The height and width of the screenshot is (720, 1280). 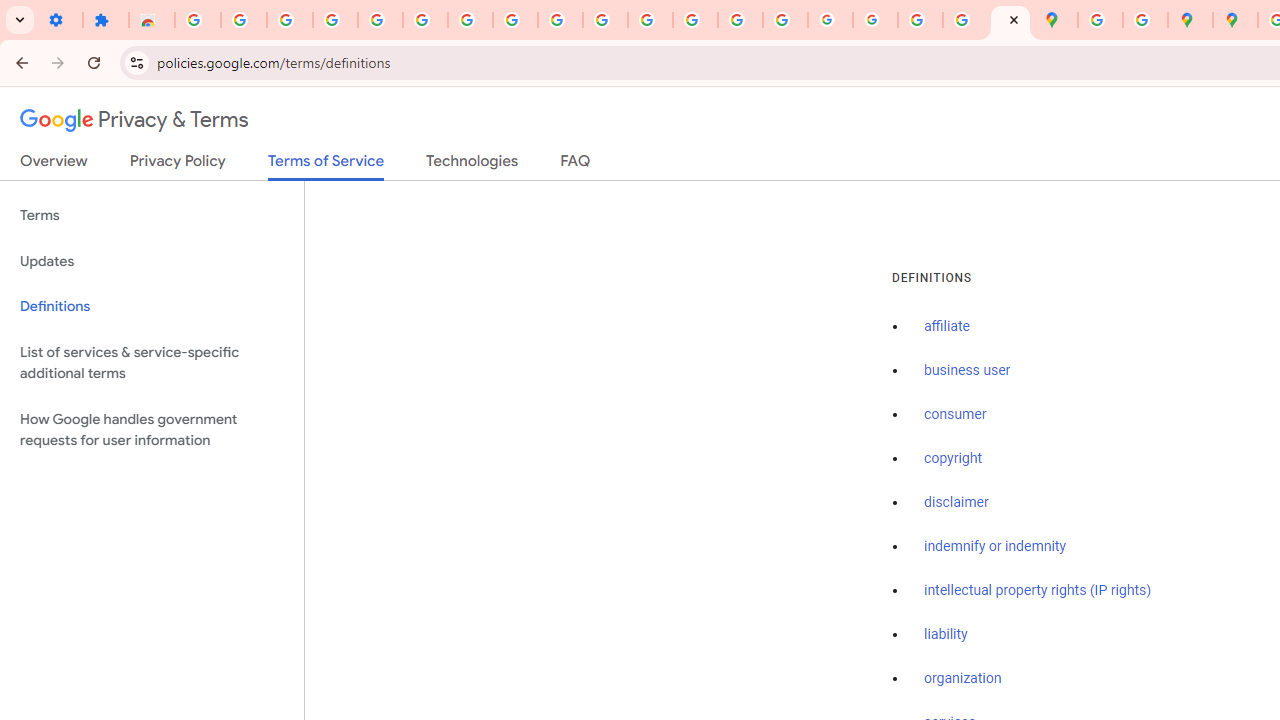 What do you see at coordinates (963, 678) in the screenshot?
I see `'organization'` at bounding box center [963, 678].